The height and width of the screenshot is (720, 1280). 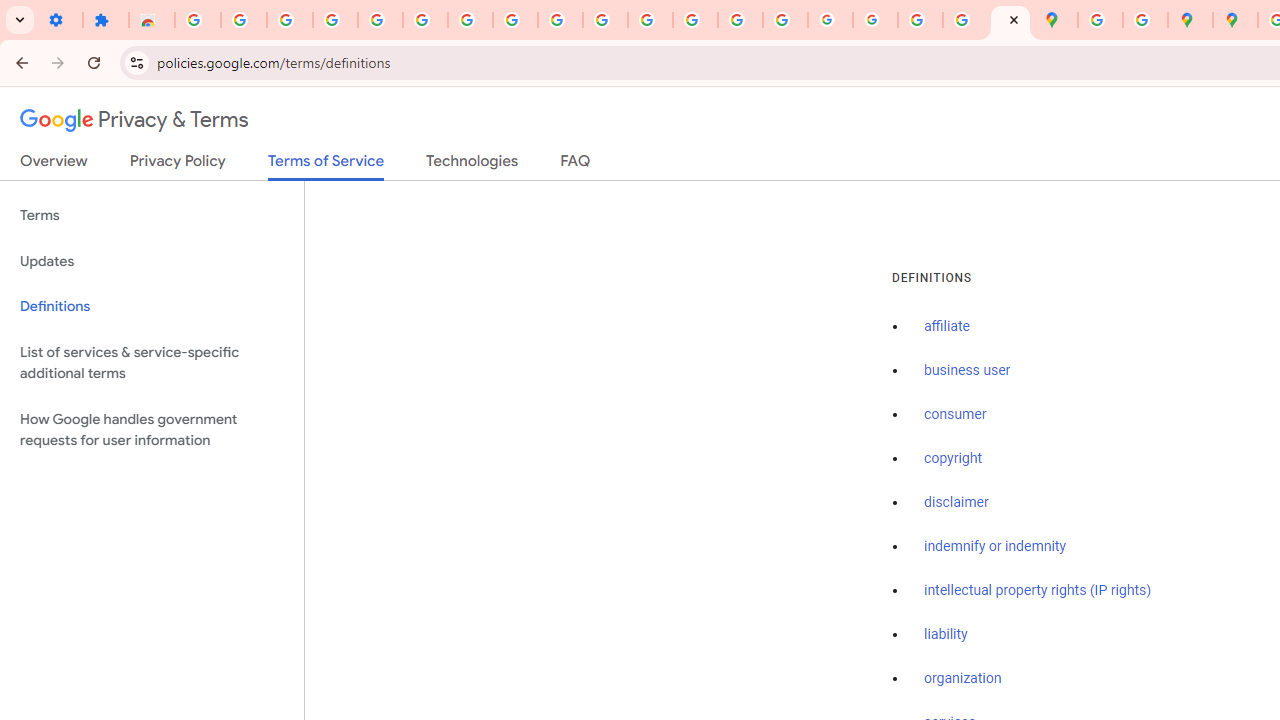 What do you see at coordinates (963, 678) in the screenshot?
I see `'organization'` at bounding box center [963, 678].